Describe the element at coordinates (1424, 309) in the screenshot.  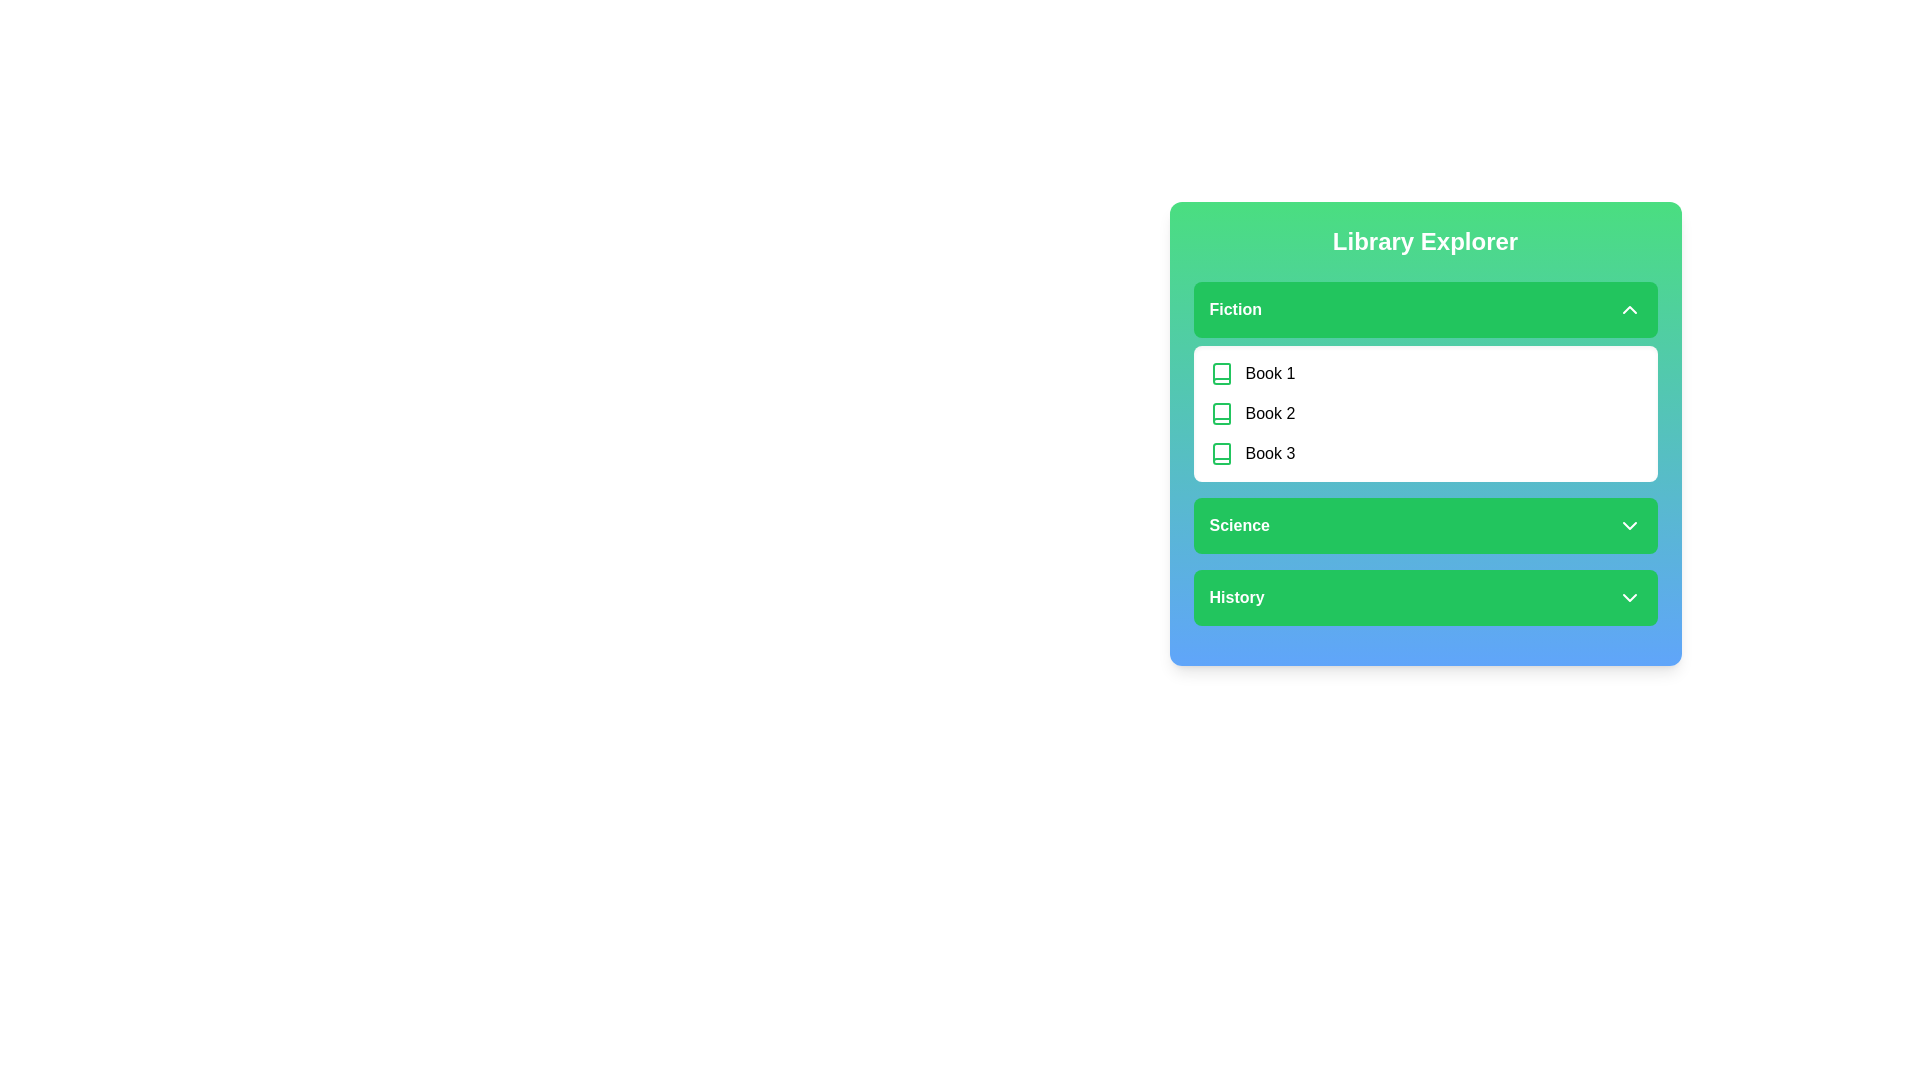
I see `the toggle button of the section labeled Fiction to expand or collapse it` at that location.